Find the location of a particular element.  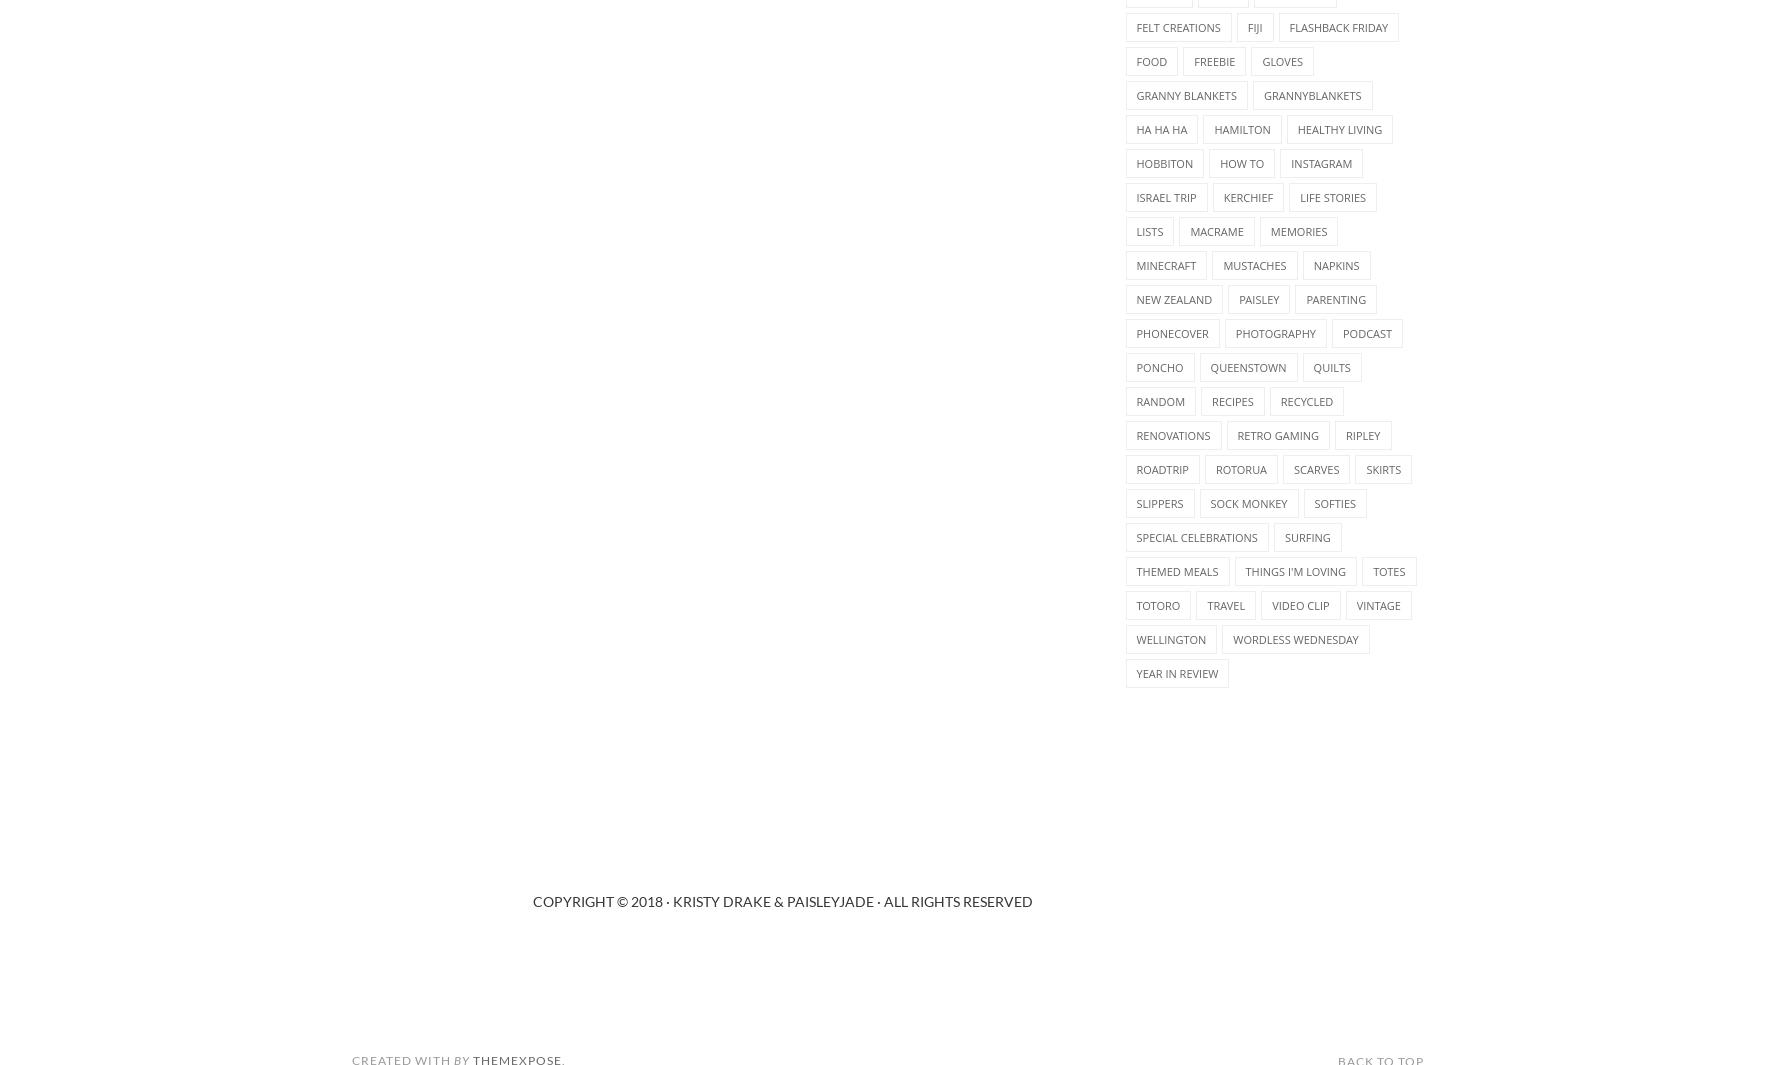

'scarves' is located at coordinates (1316, 468).